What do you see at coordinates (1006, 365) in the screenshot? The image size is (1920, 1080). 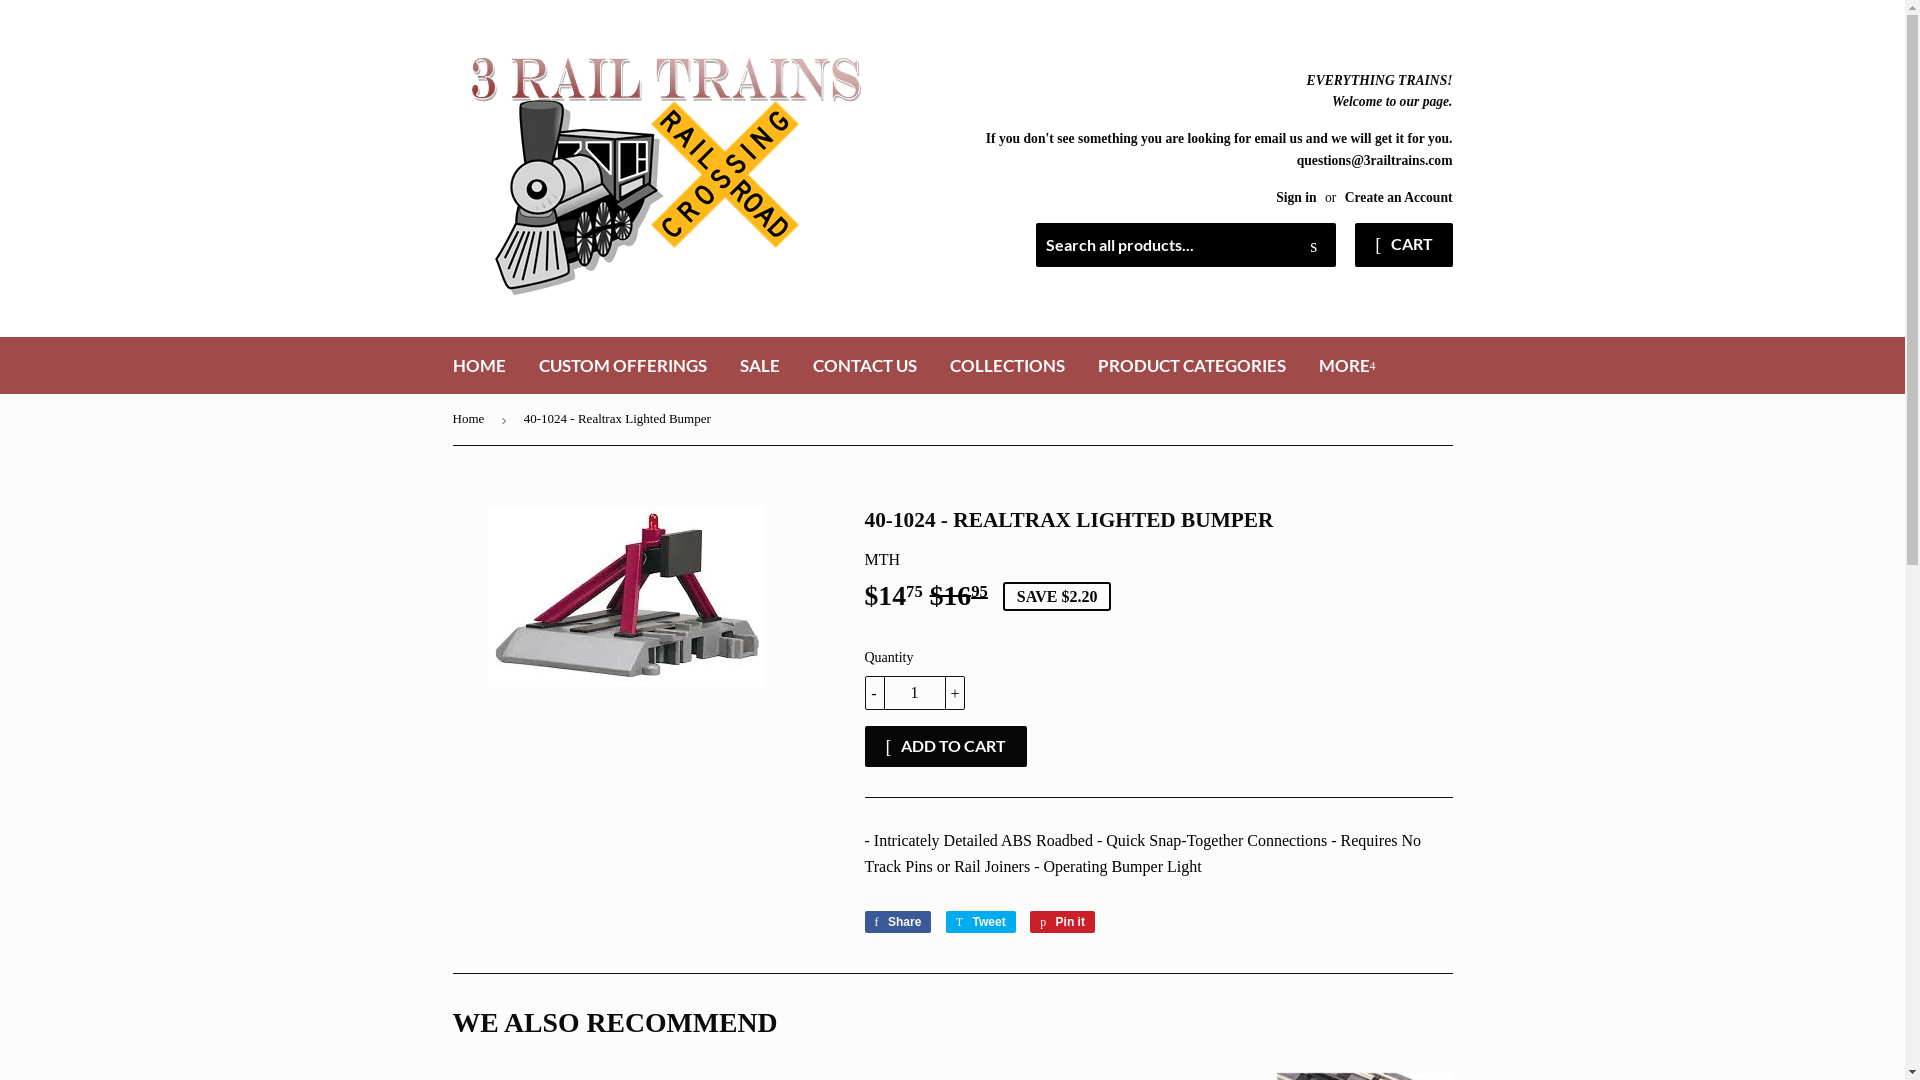 I see `'COLLECTIONS'` at bounding box center [1006, 365].